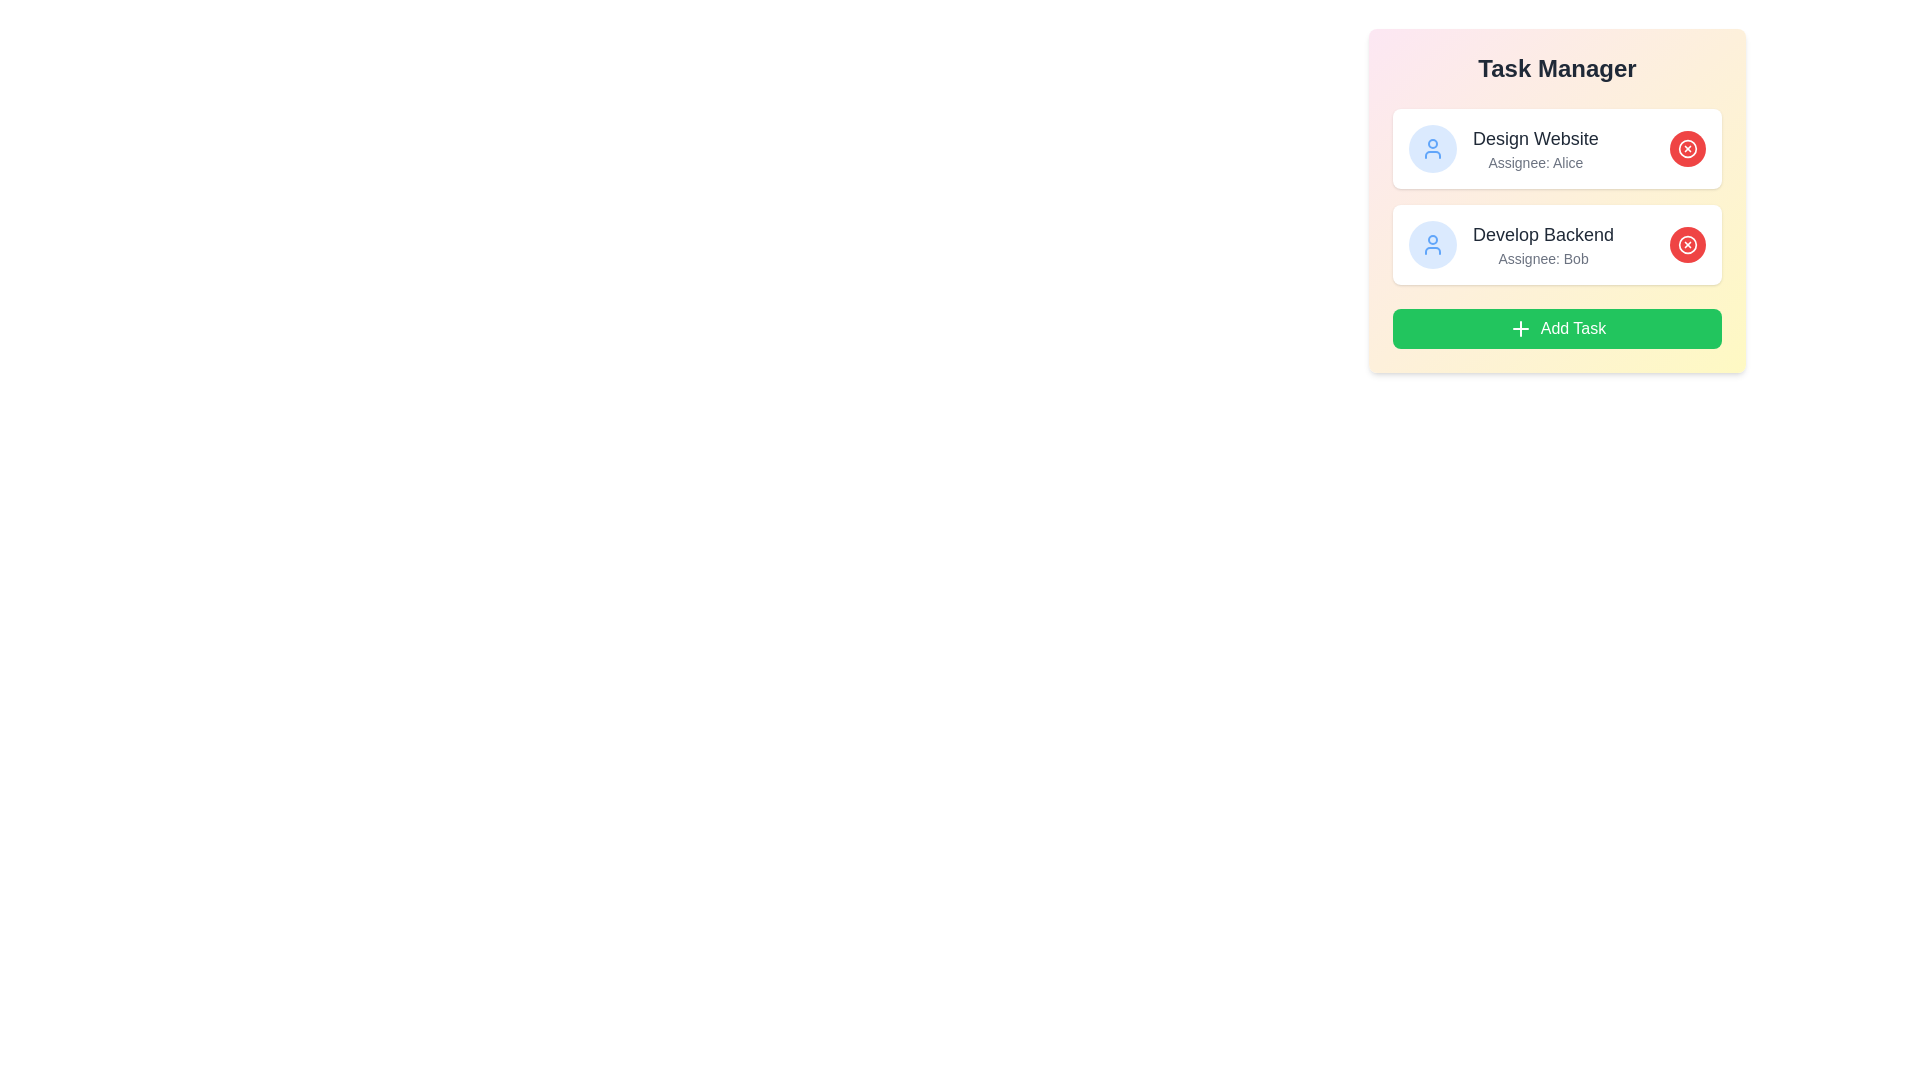 The height and width of the screenshot is (1080, 1920). Describe the element at coordinates (1432, 244) in the screenshot. I see `the circular icon representing the user associated with the 'Develop Backend' task, located at the left side of the task card, above the text 'Assignee: Bob'` at that location.